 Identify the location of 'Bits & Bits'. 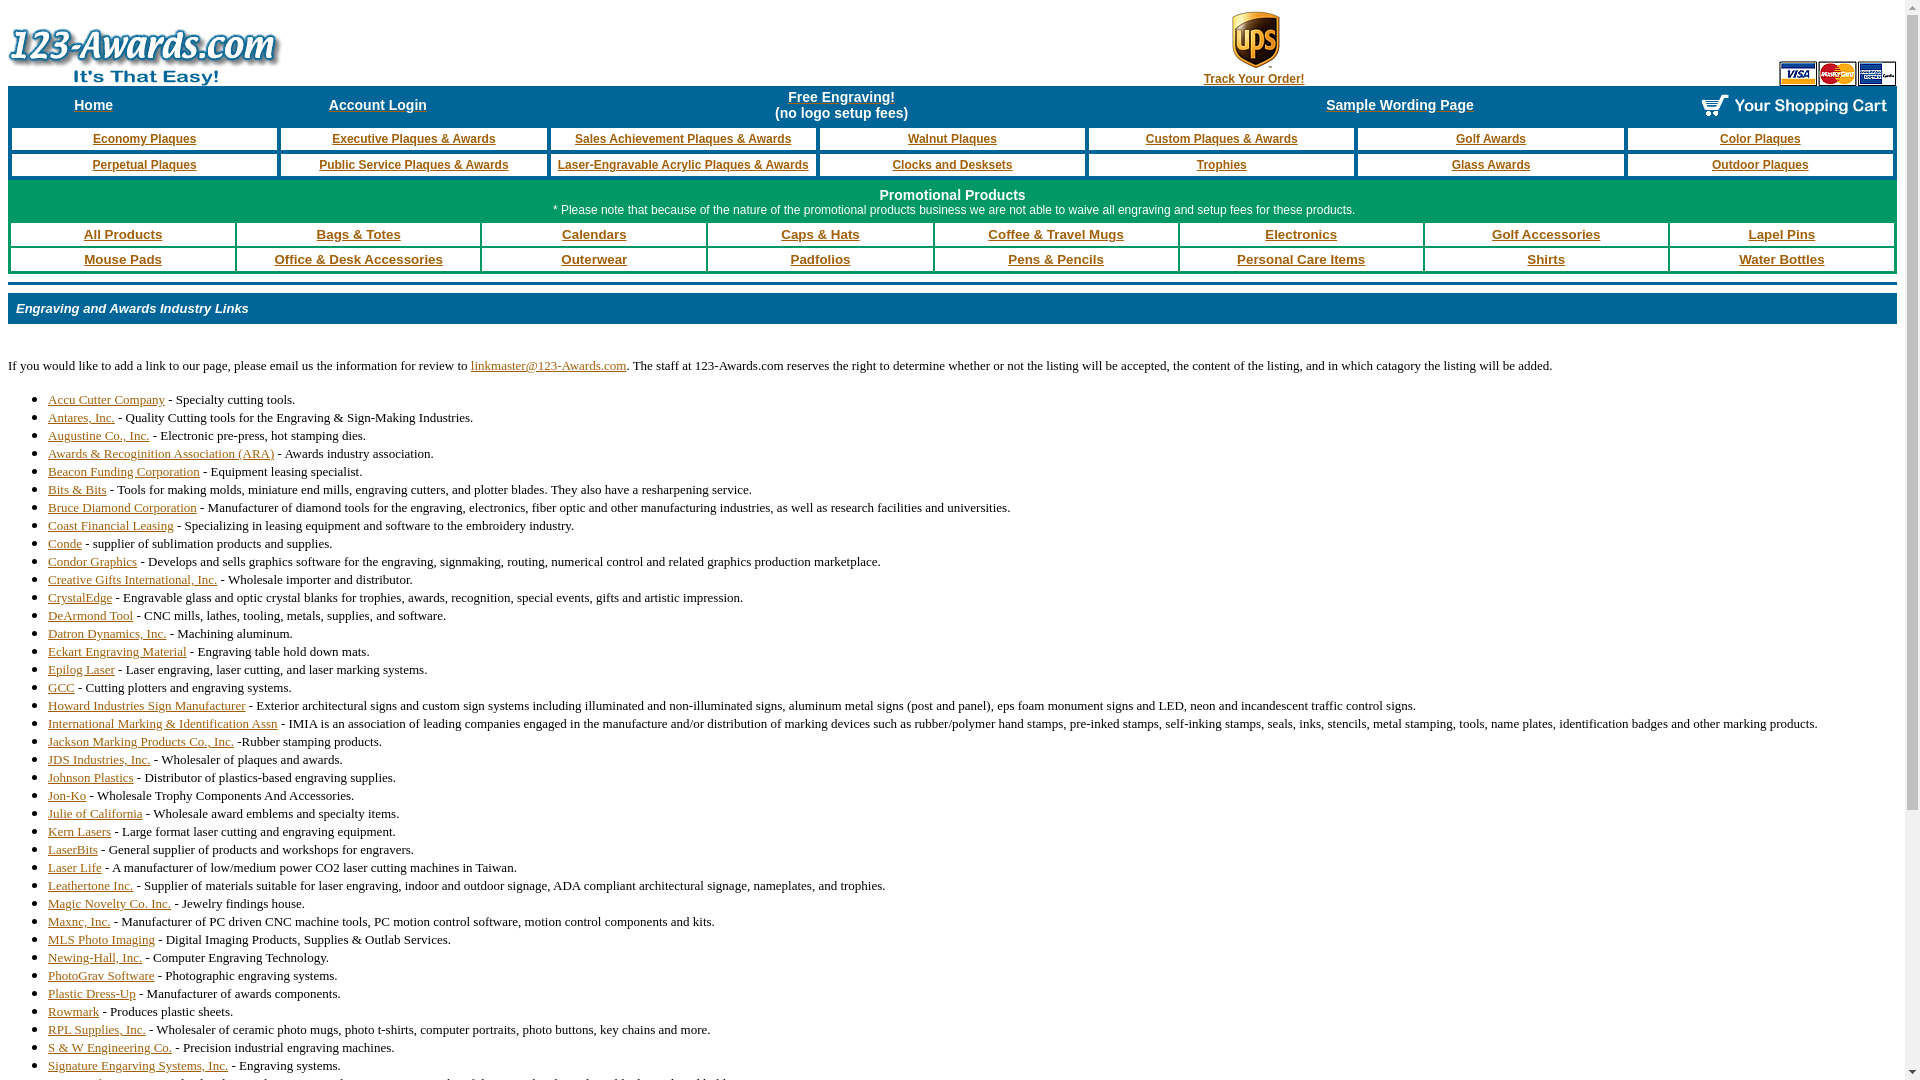
(77, 489).